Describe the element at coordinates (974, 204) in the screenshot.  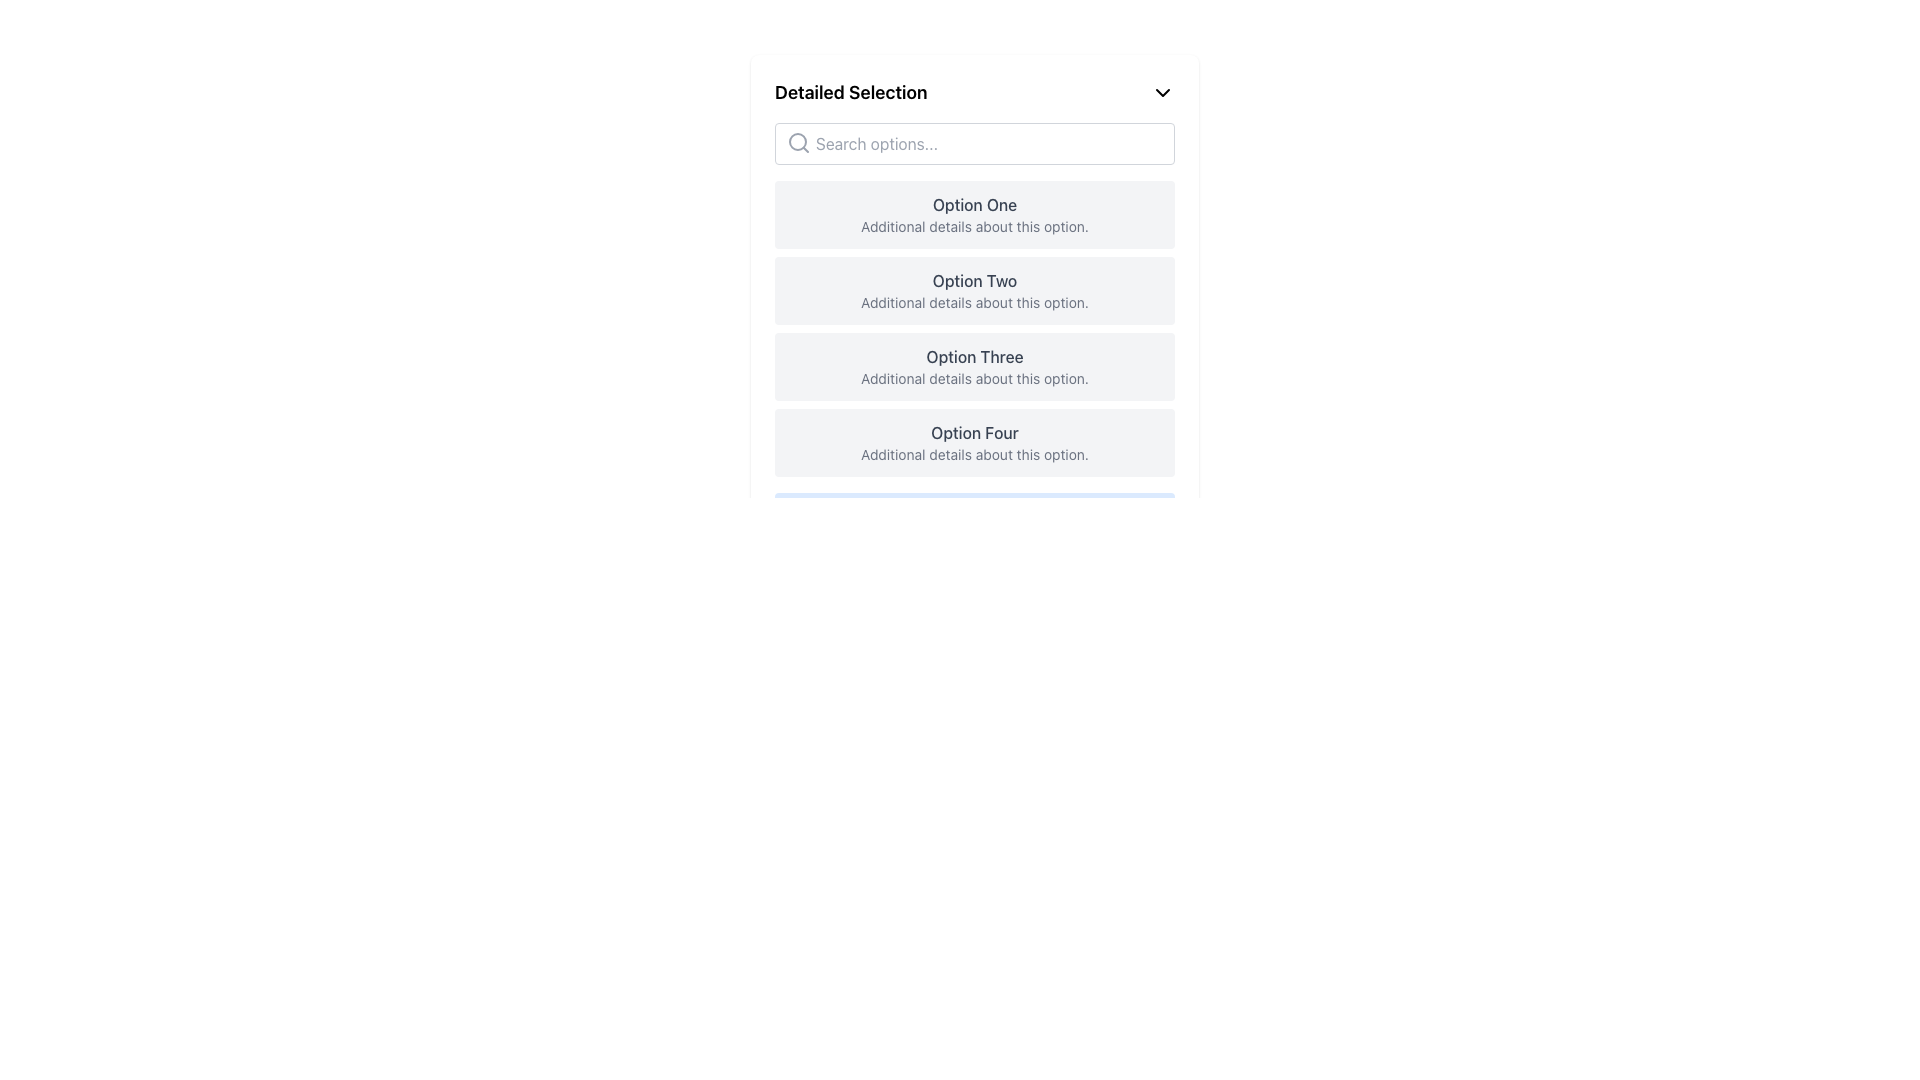
I see `text of the topmost text label in the 'Detailed Selection' section, which serves as the main identifier for the option` at that location.